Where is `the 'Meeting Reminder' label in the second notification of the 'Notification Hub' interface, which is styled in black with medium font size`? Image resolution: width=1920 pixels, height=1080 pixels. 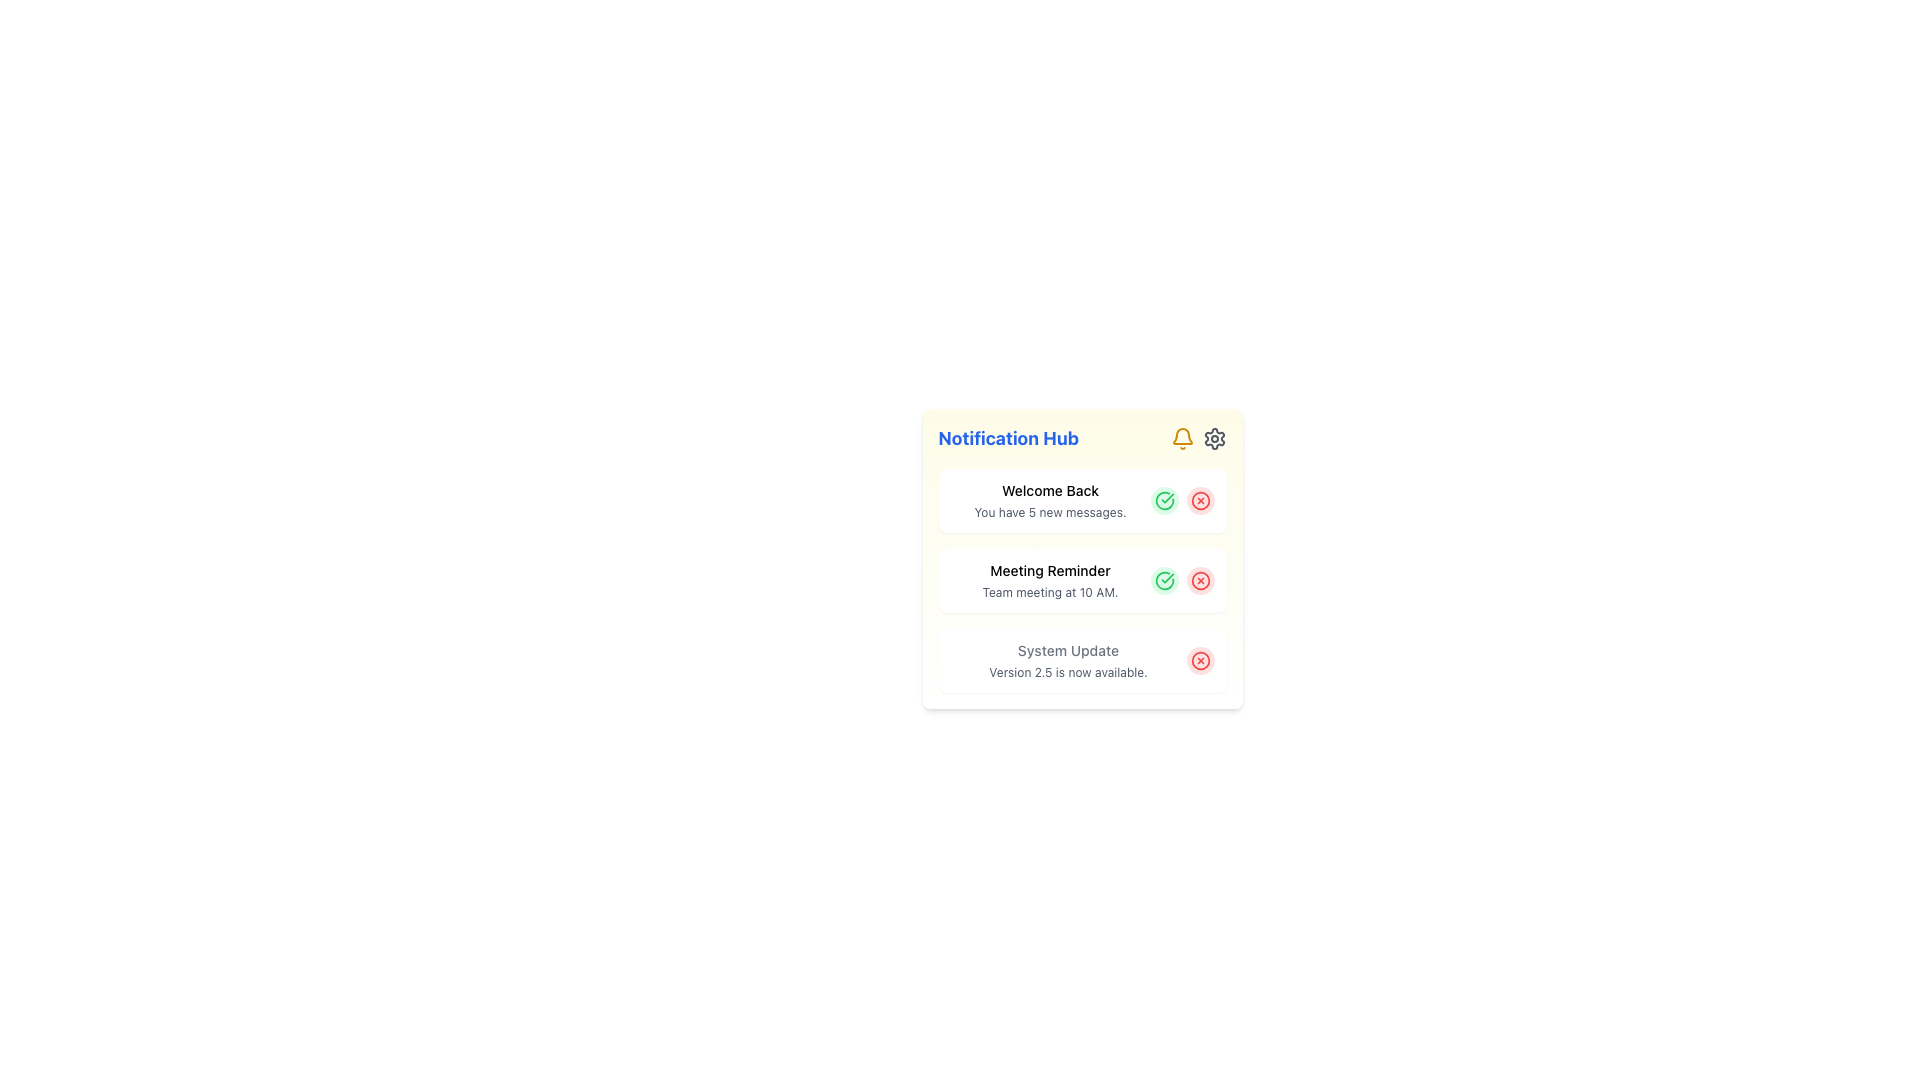
the 'Meeting Reminder' label in the second notification of the 'Notification Hub' interface, which is styled in black with medium font size is located at coordinates (1049, 570).